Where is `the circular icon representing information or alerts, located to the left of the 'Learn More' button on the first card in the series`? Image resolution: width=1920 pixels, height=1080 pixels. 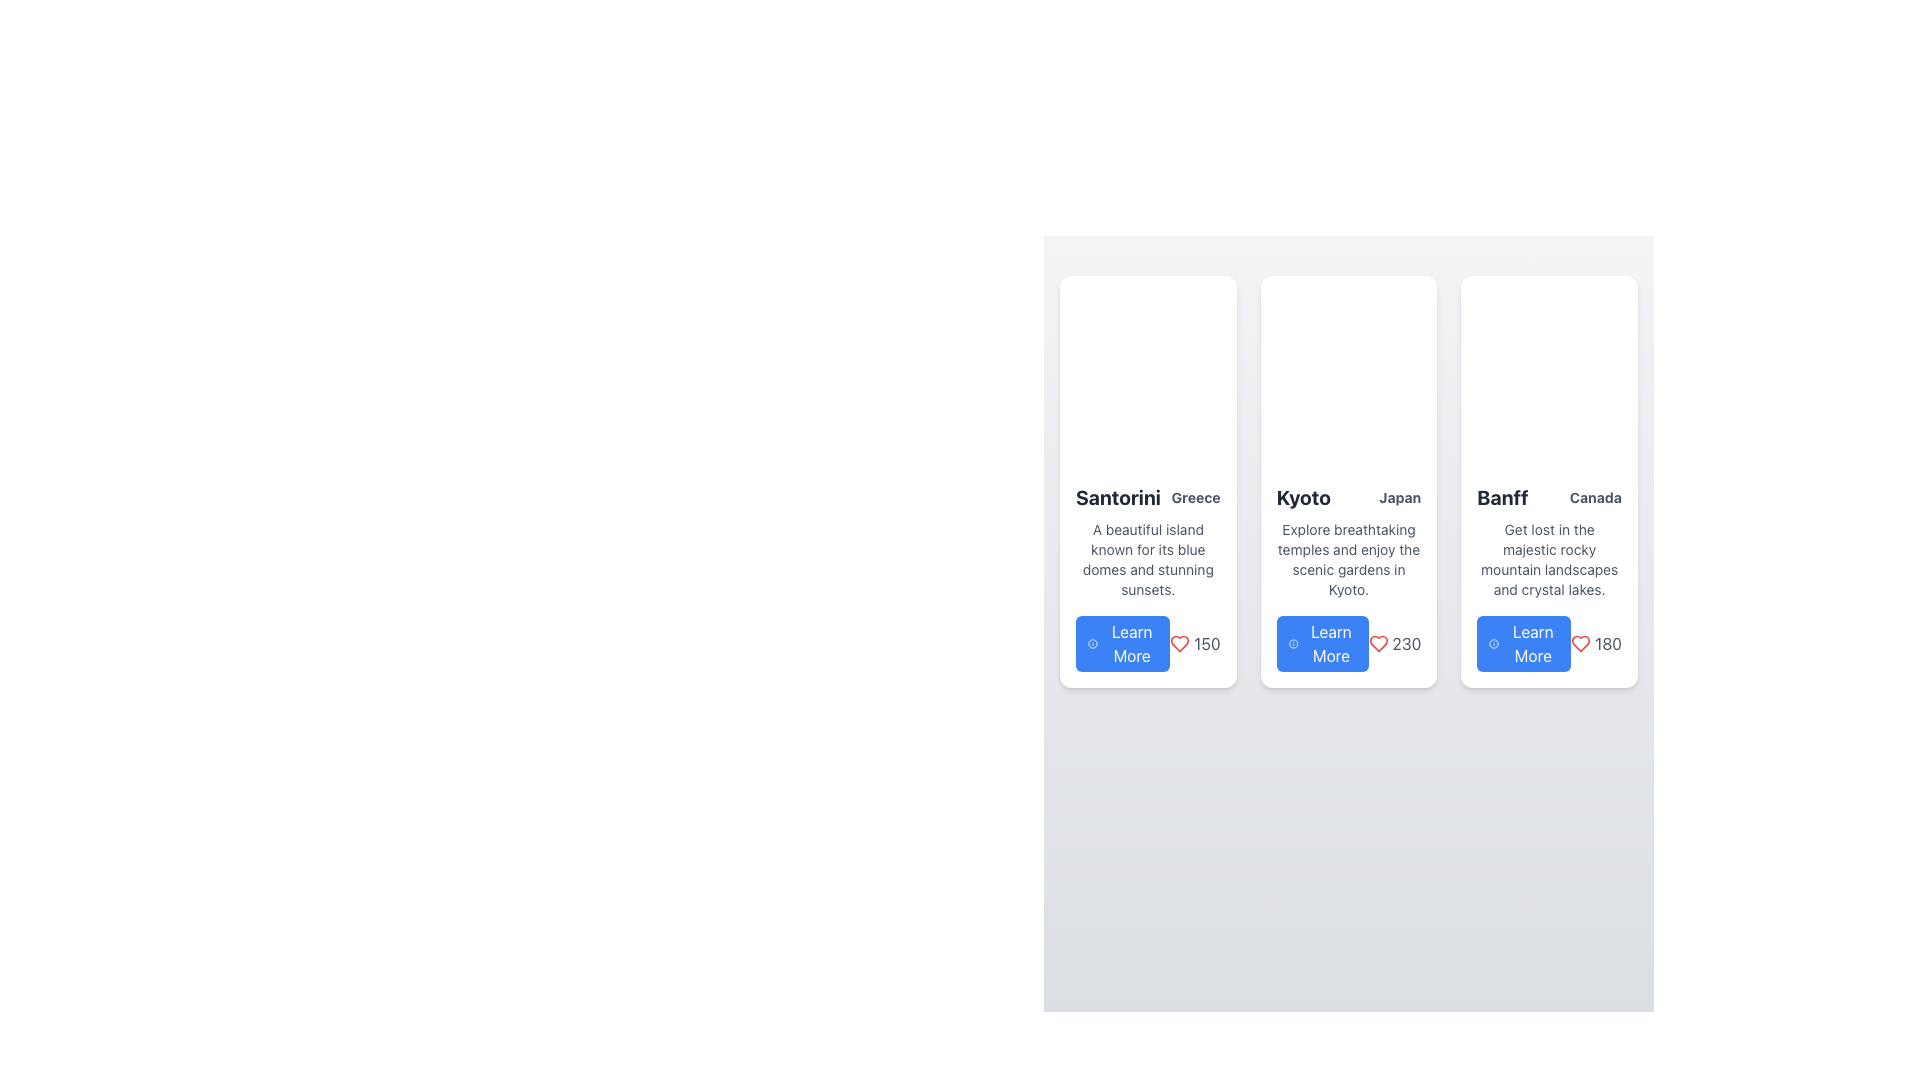
the circular icon representing information or alerts, located to the left of the 'Learn More' button on the first card in the series is located at coordinates (1092, 644).